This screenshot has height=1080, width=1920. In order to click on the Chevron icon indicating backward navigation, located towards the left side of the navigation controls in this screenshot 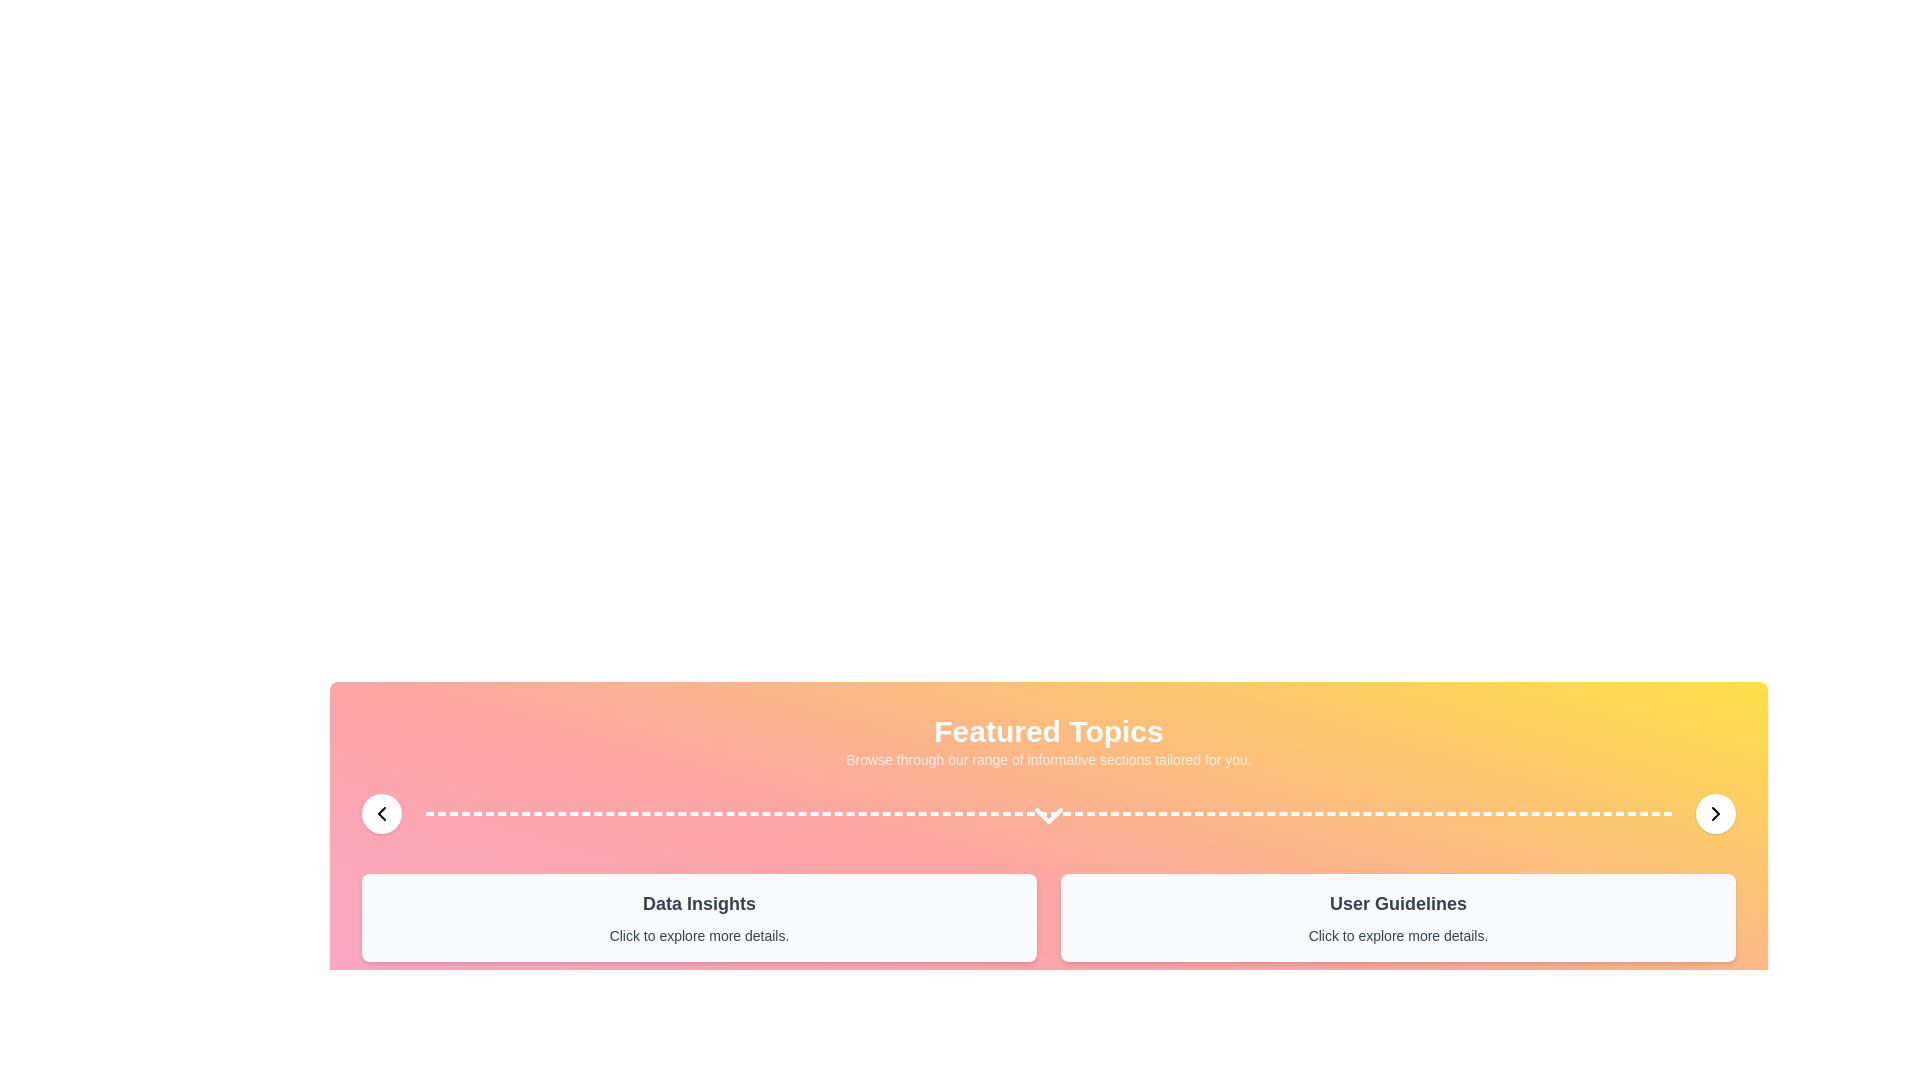, I will do `click(382, 813)`.